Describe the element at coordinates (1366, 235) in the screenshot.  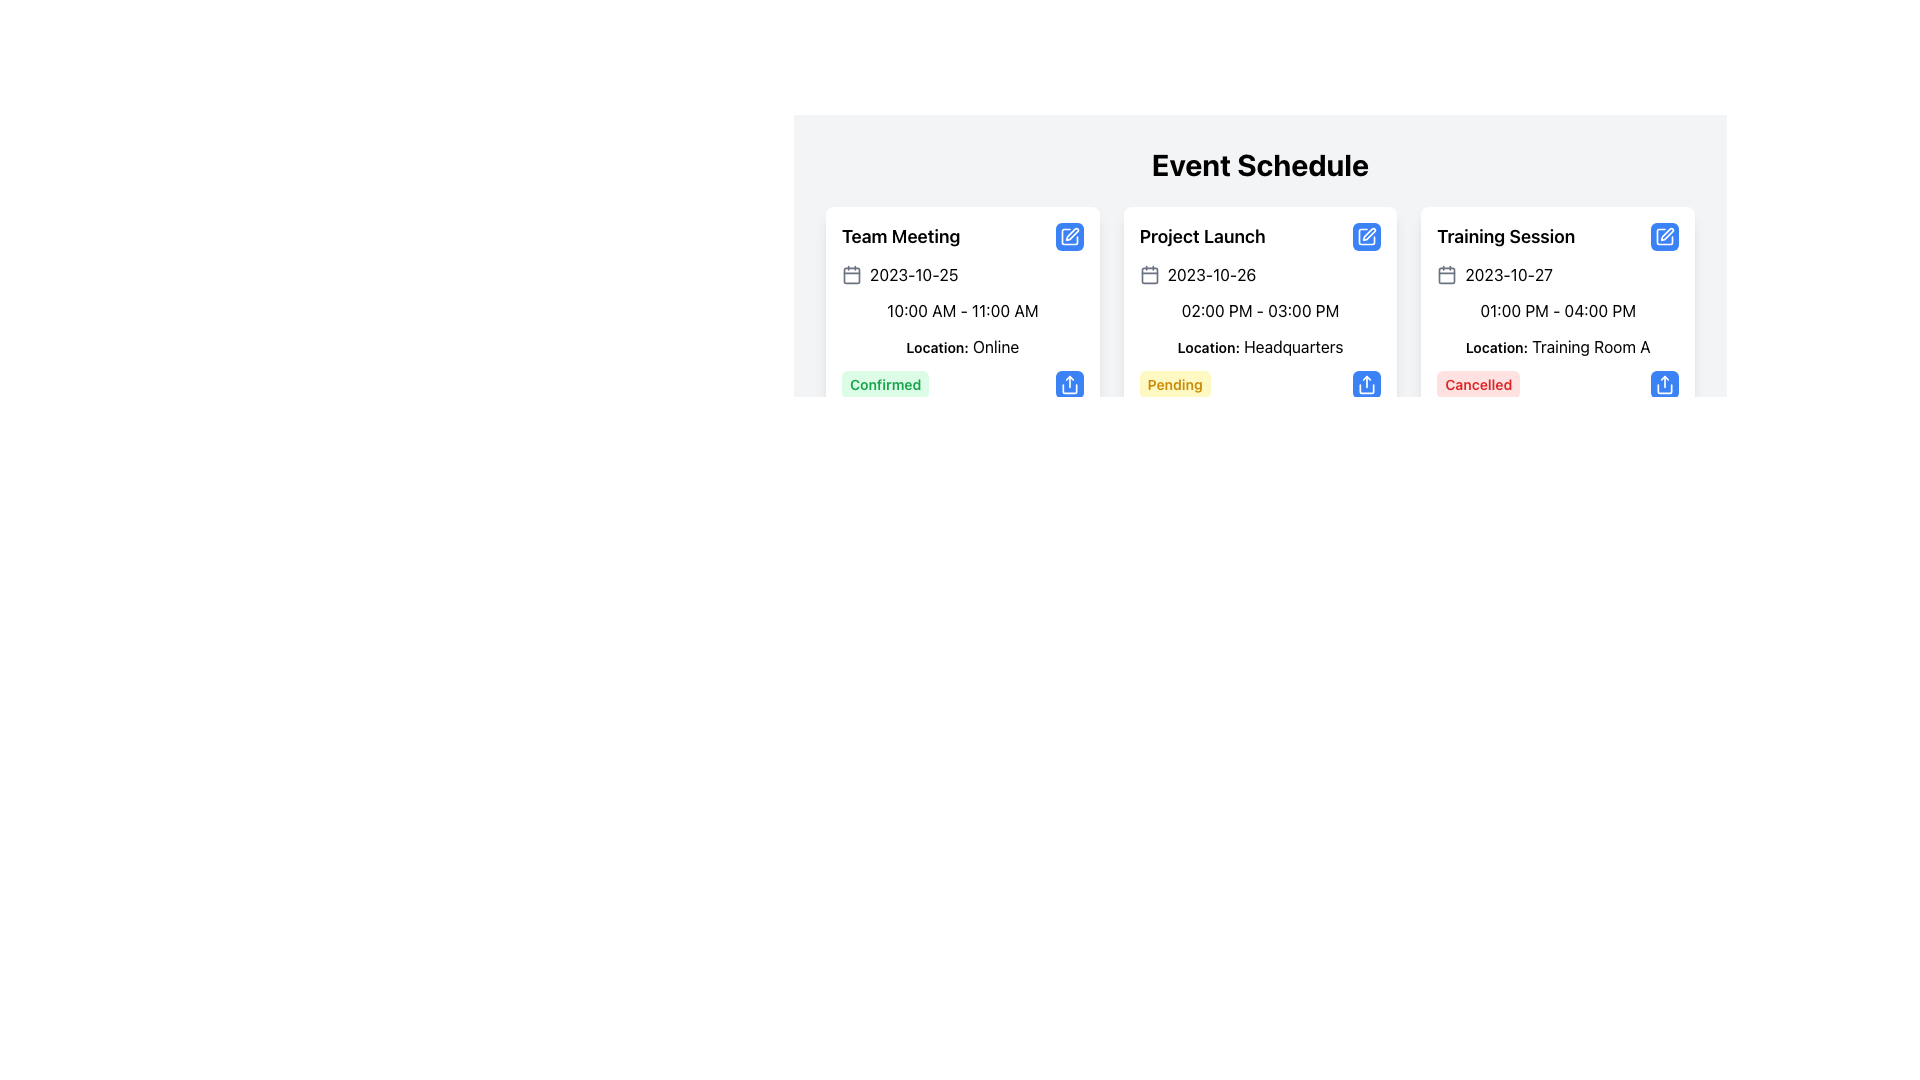
I see `the square outline icon representing editing functionality located in the top-right corner of the 'Project Launch' event card` at that location.